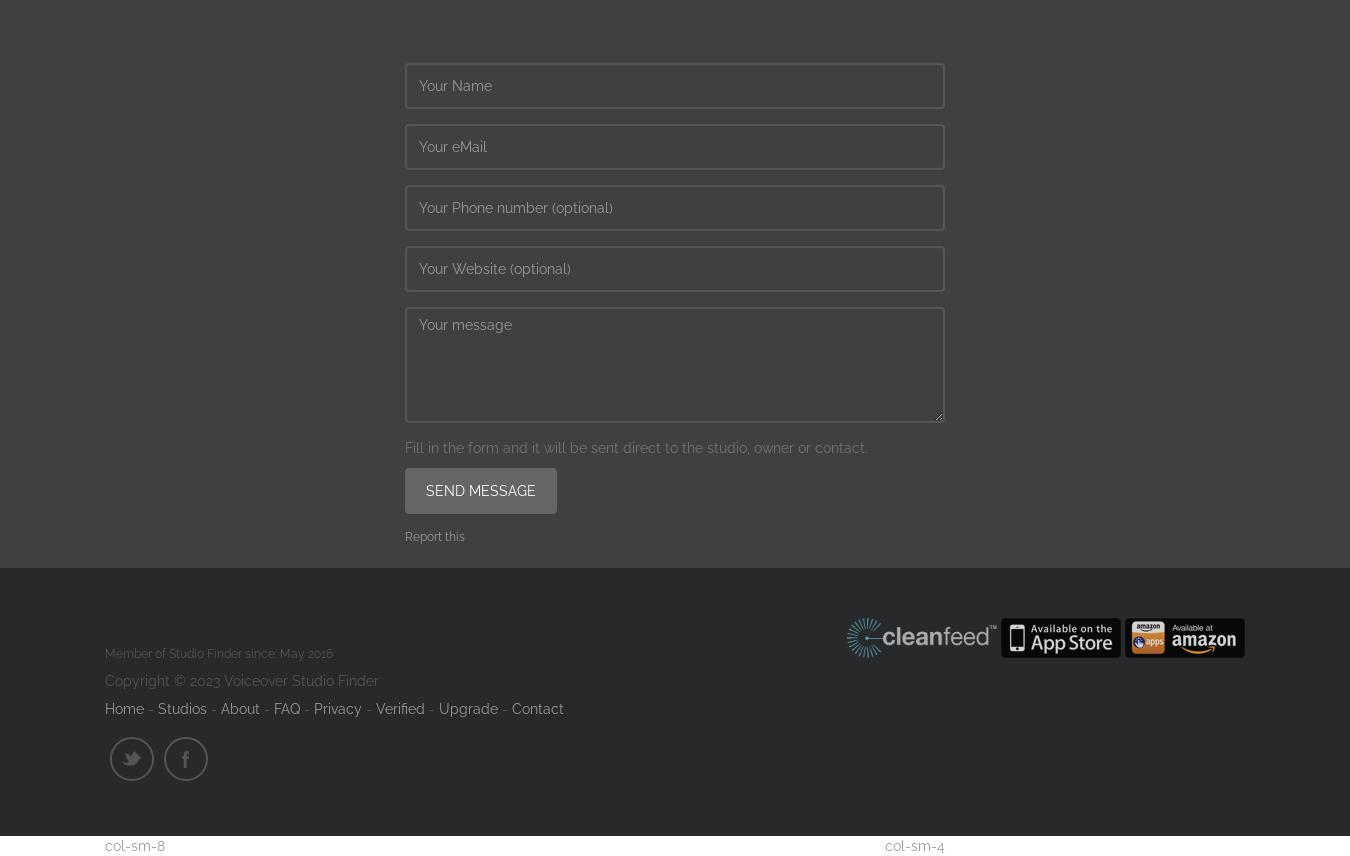 This screenshot has height=856, width=1350. Describe the element at coordinates (480, 490) in the screenshot. I see `'Send message'` at that location.